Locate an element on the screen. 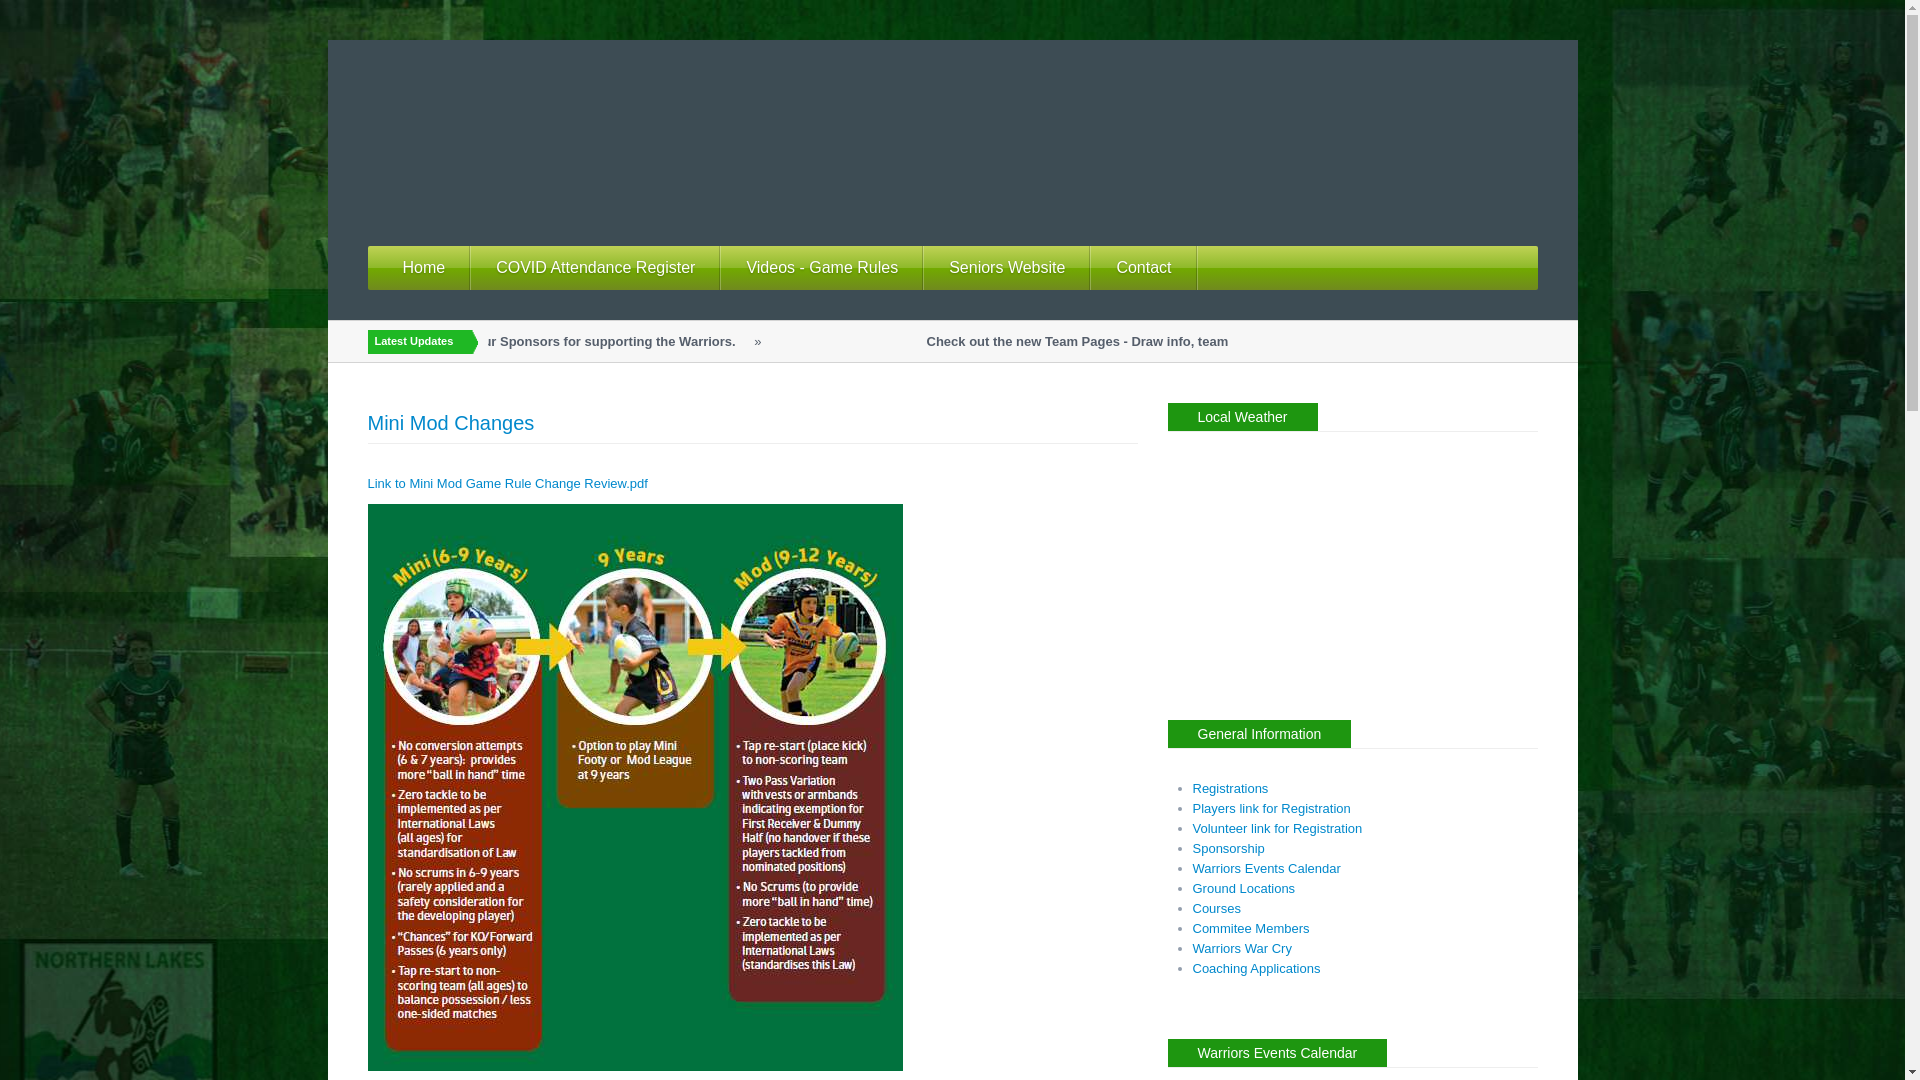 This screenshot has height=1080, width=1920. 'Thanks to all of our Sponsors for supporting the Warriors.' is located at coordinates (593, 340).